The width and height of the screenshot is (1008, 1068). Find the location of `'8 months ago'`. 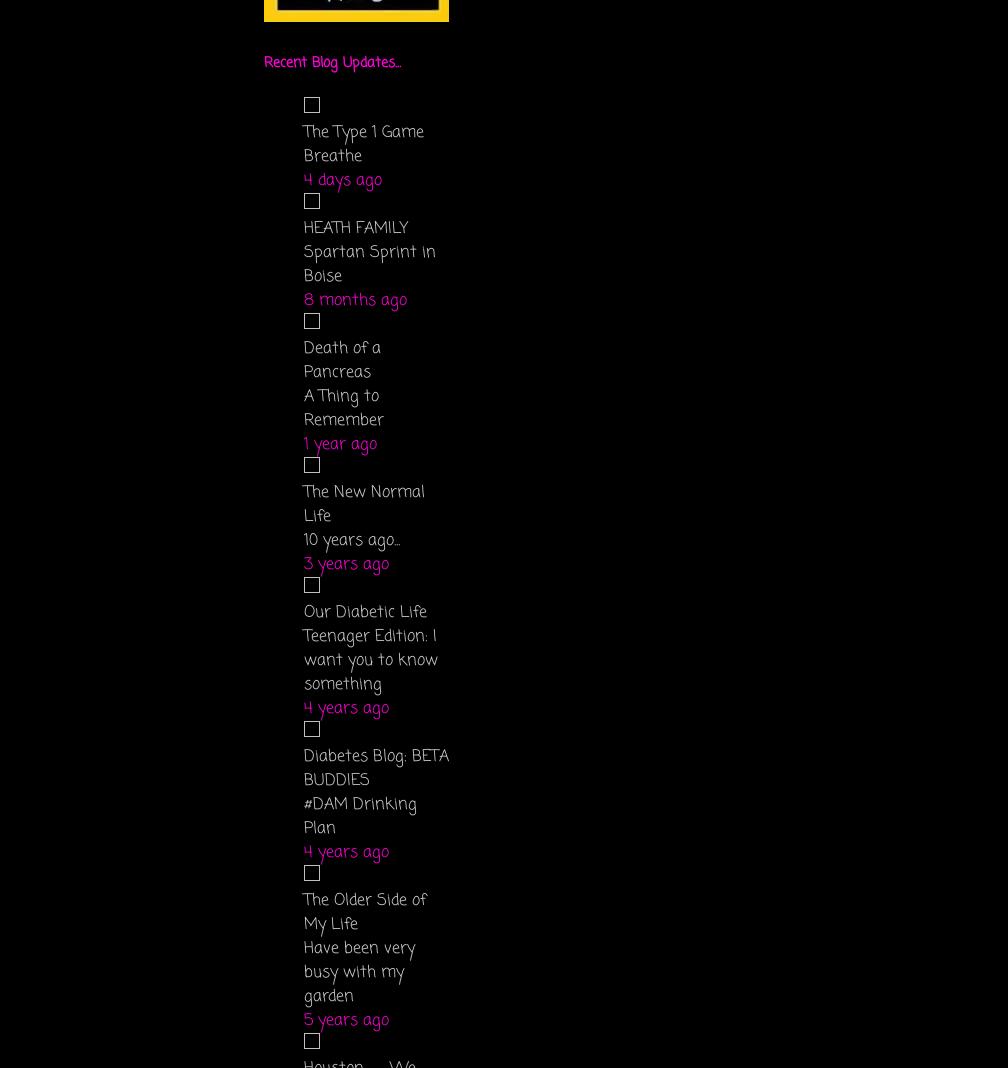

'8 months ago' is located at coordinates (355, 299).